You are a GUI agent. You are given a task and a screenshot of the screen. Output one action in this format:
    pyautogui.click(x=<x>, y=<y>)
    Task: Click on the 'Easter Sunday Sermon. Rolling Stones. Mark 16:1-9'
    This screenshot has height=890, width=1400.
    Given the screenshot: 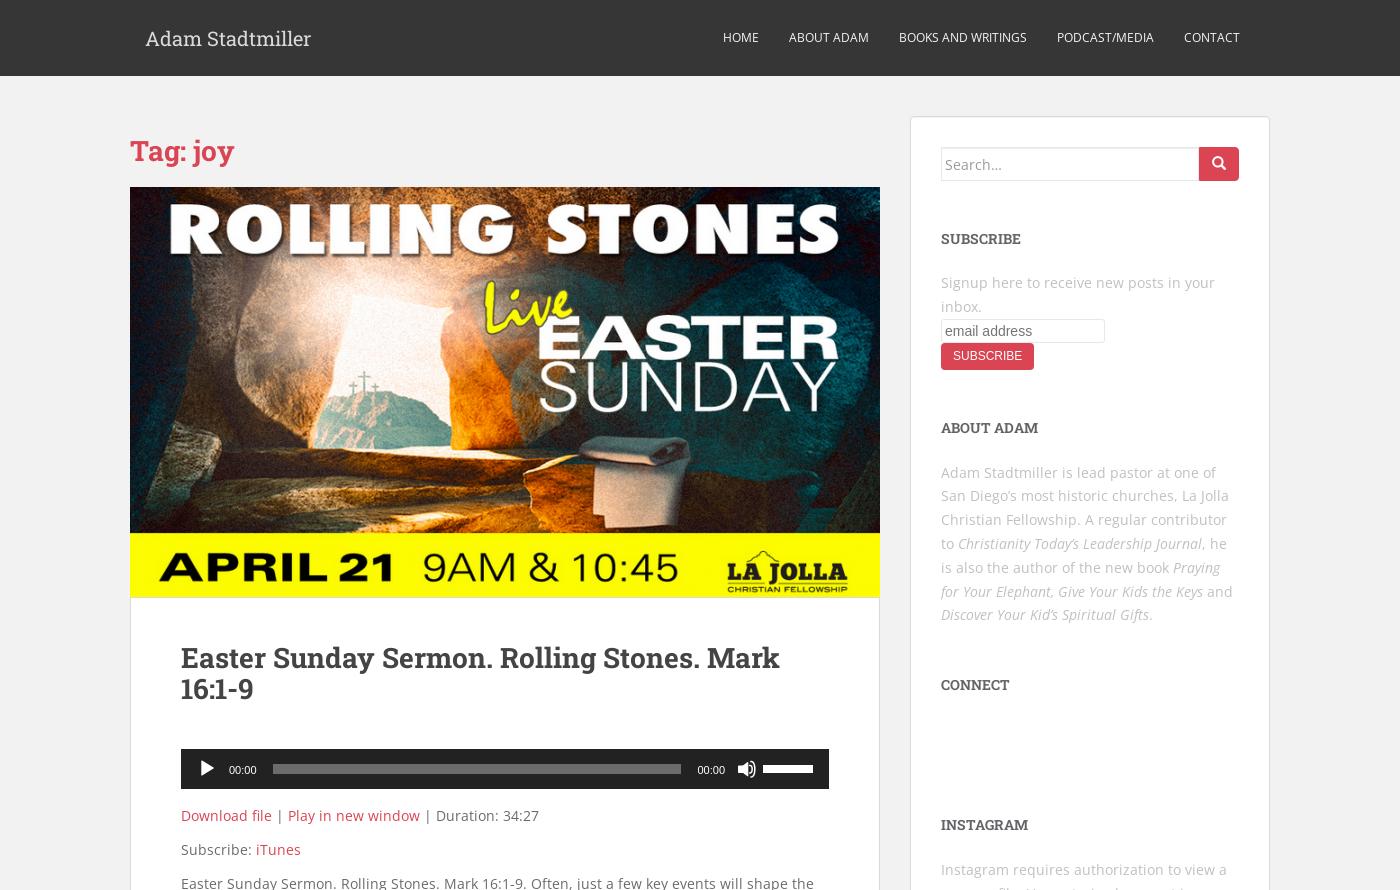 What is the action you would take?
    pyautogui.click(x=480, y=671)
    